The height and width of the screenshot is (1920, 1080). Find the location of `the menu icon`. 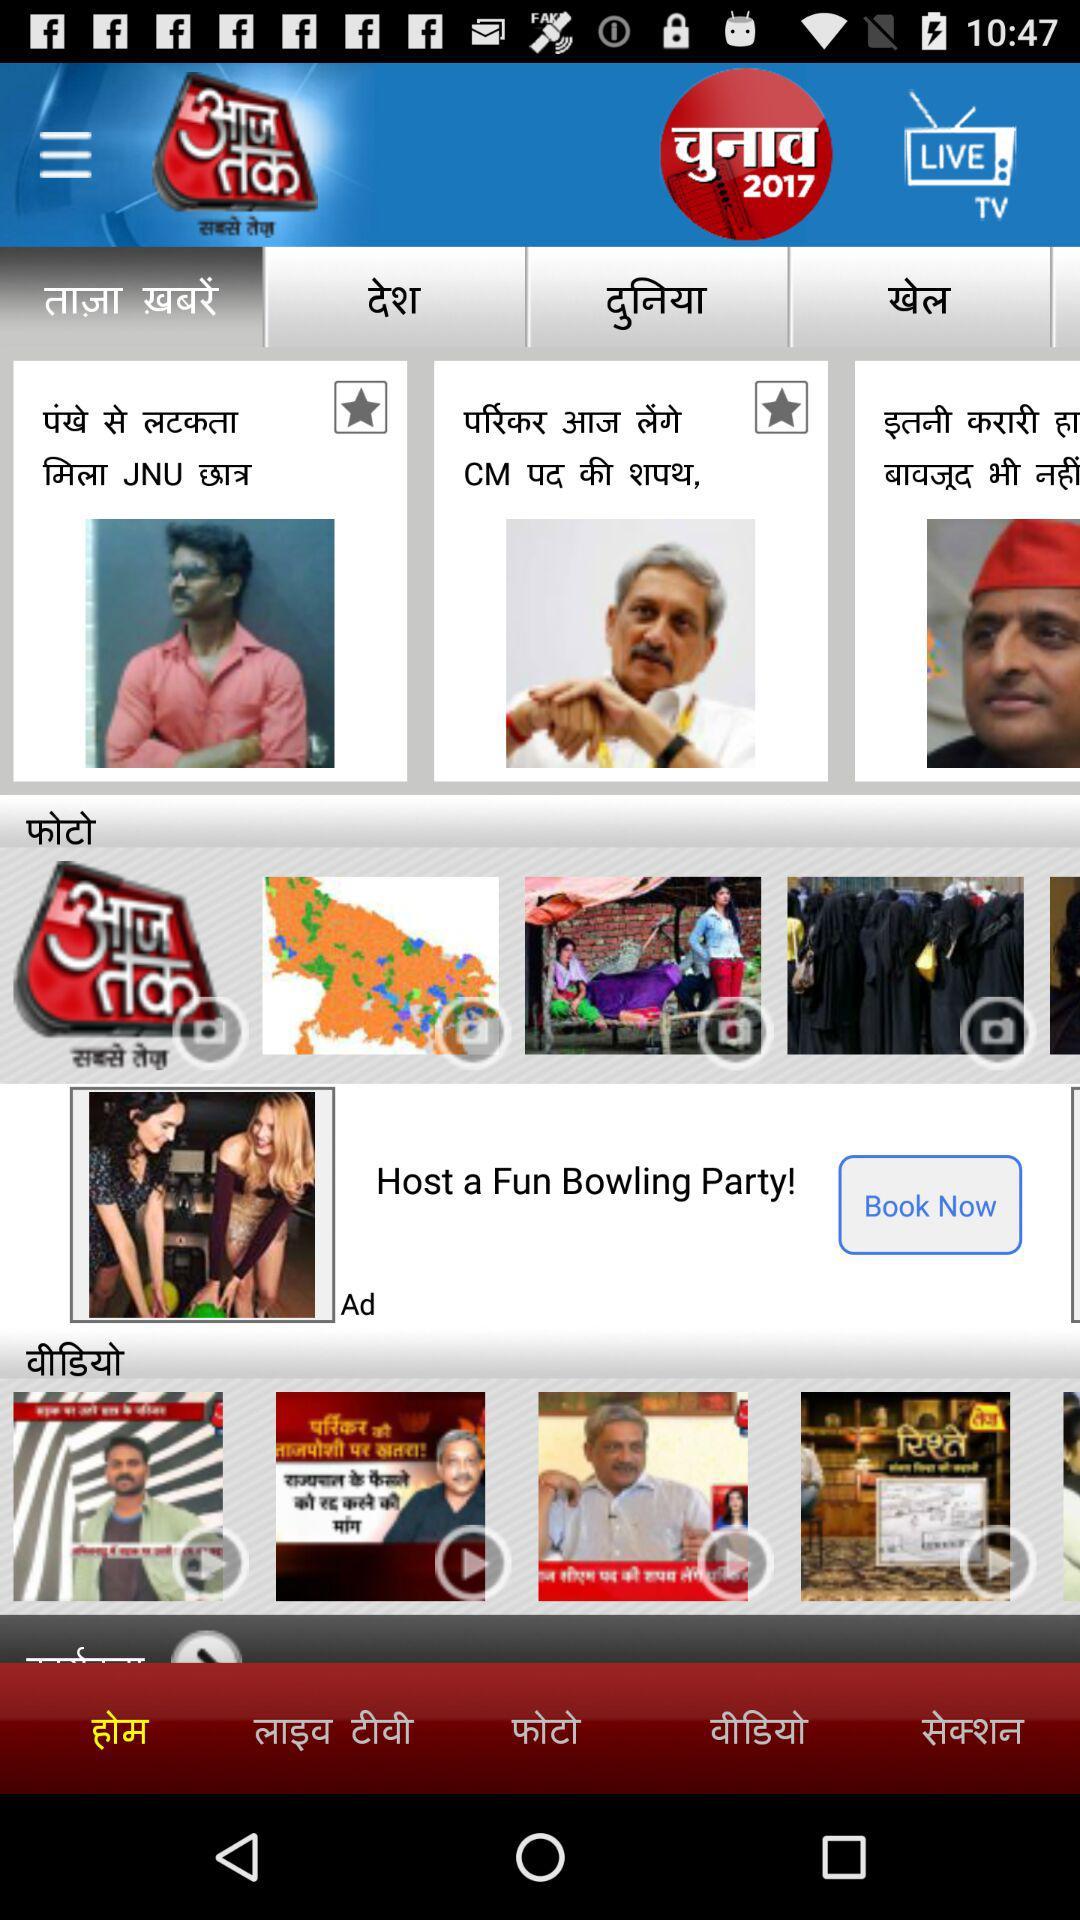

the menu icon is located at coordinates (64, 165).